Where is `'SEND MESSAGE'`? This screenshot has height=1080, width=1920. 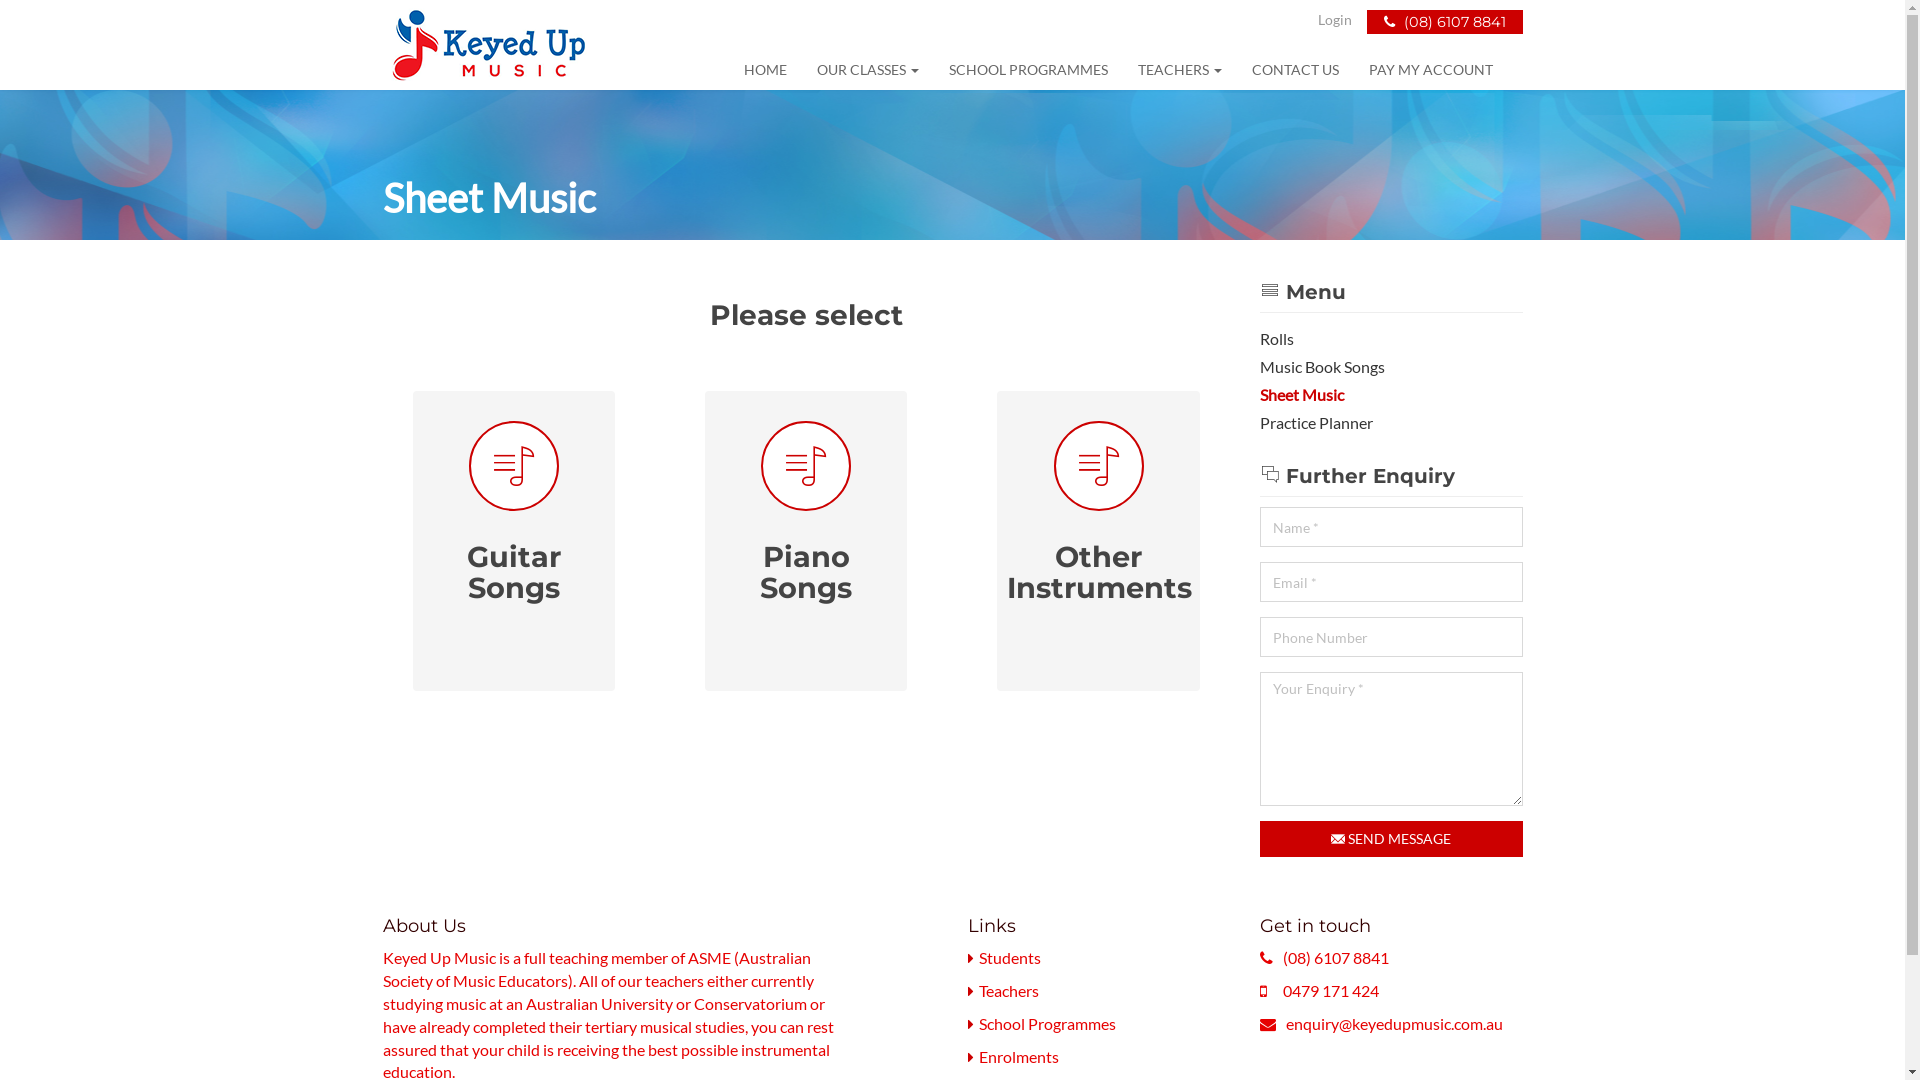 'SEND MESSAGE' is located at coordinates (1390, 839).